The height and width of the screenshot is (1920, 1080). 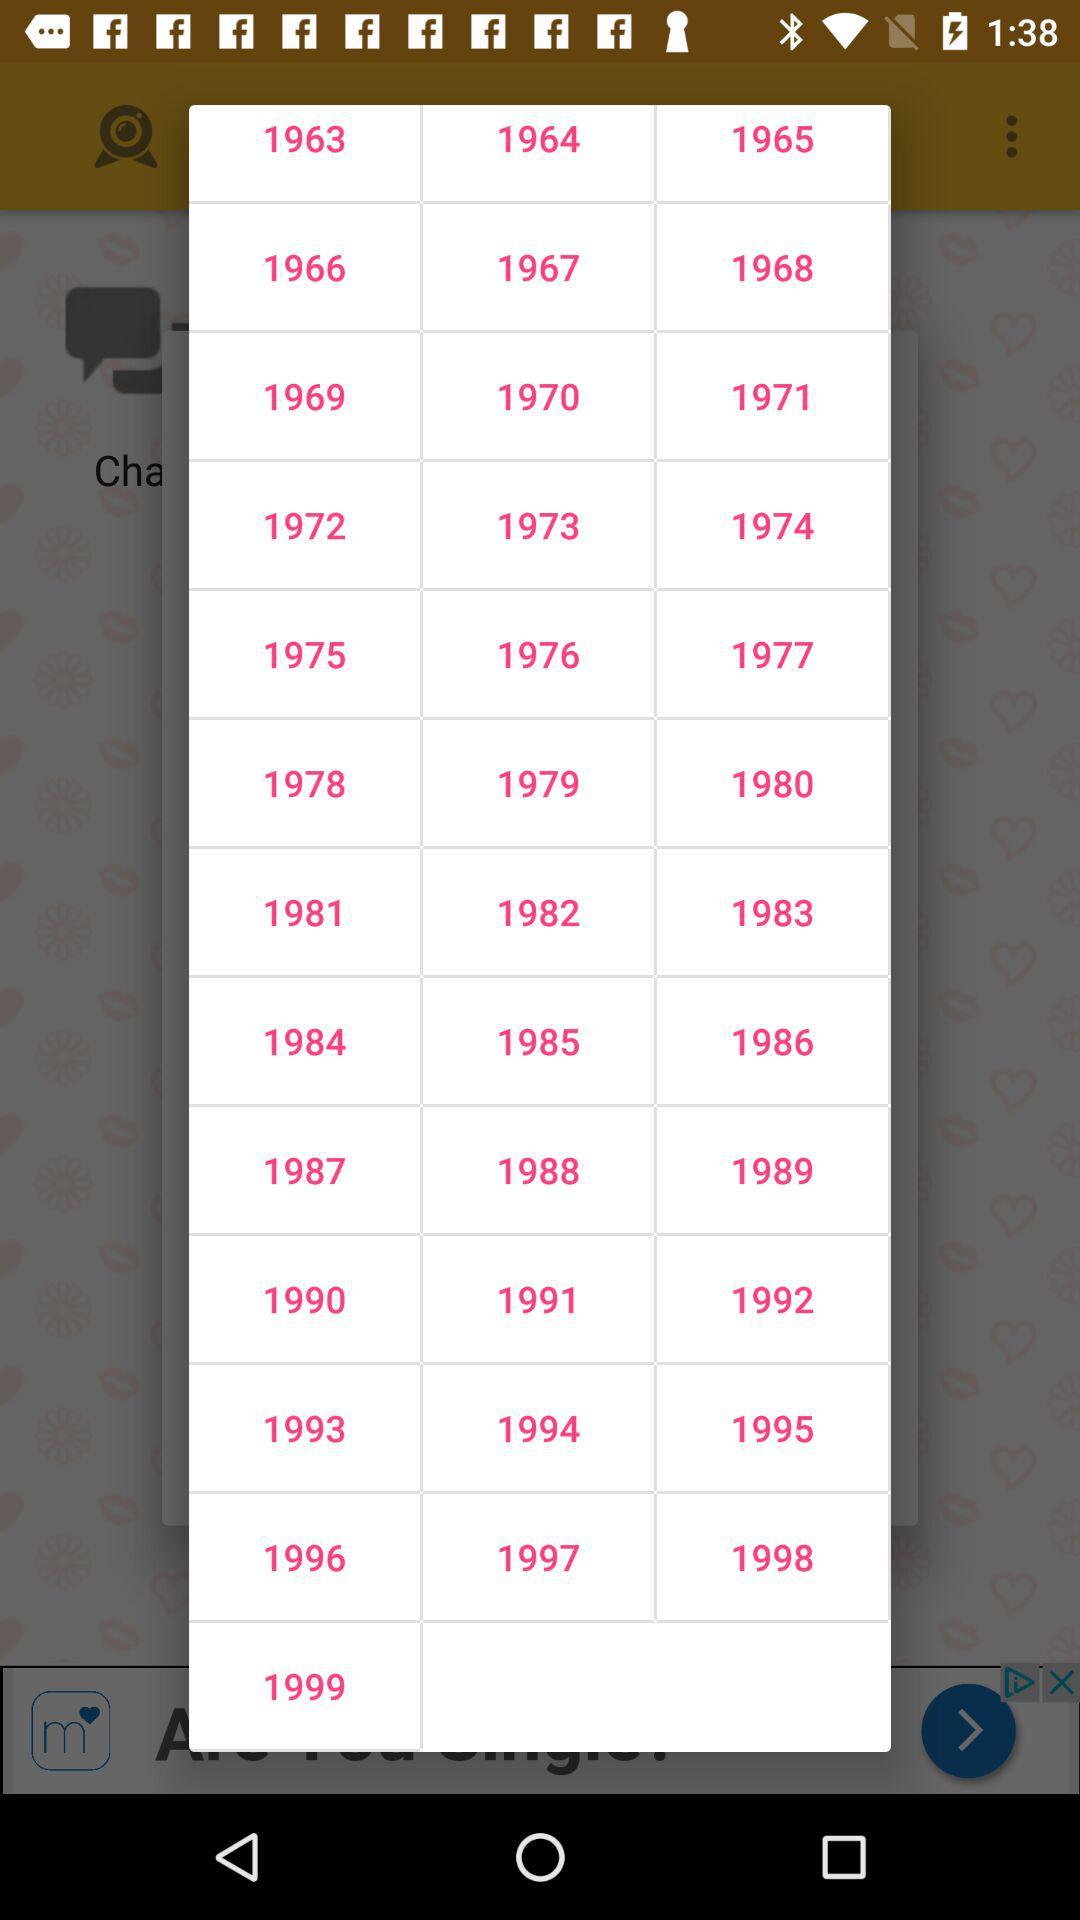 I want to click on icon above the 1994, so click(x=771, y=1299).